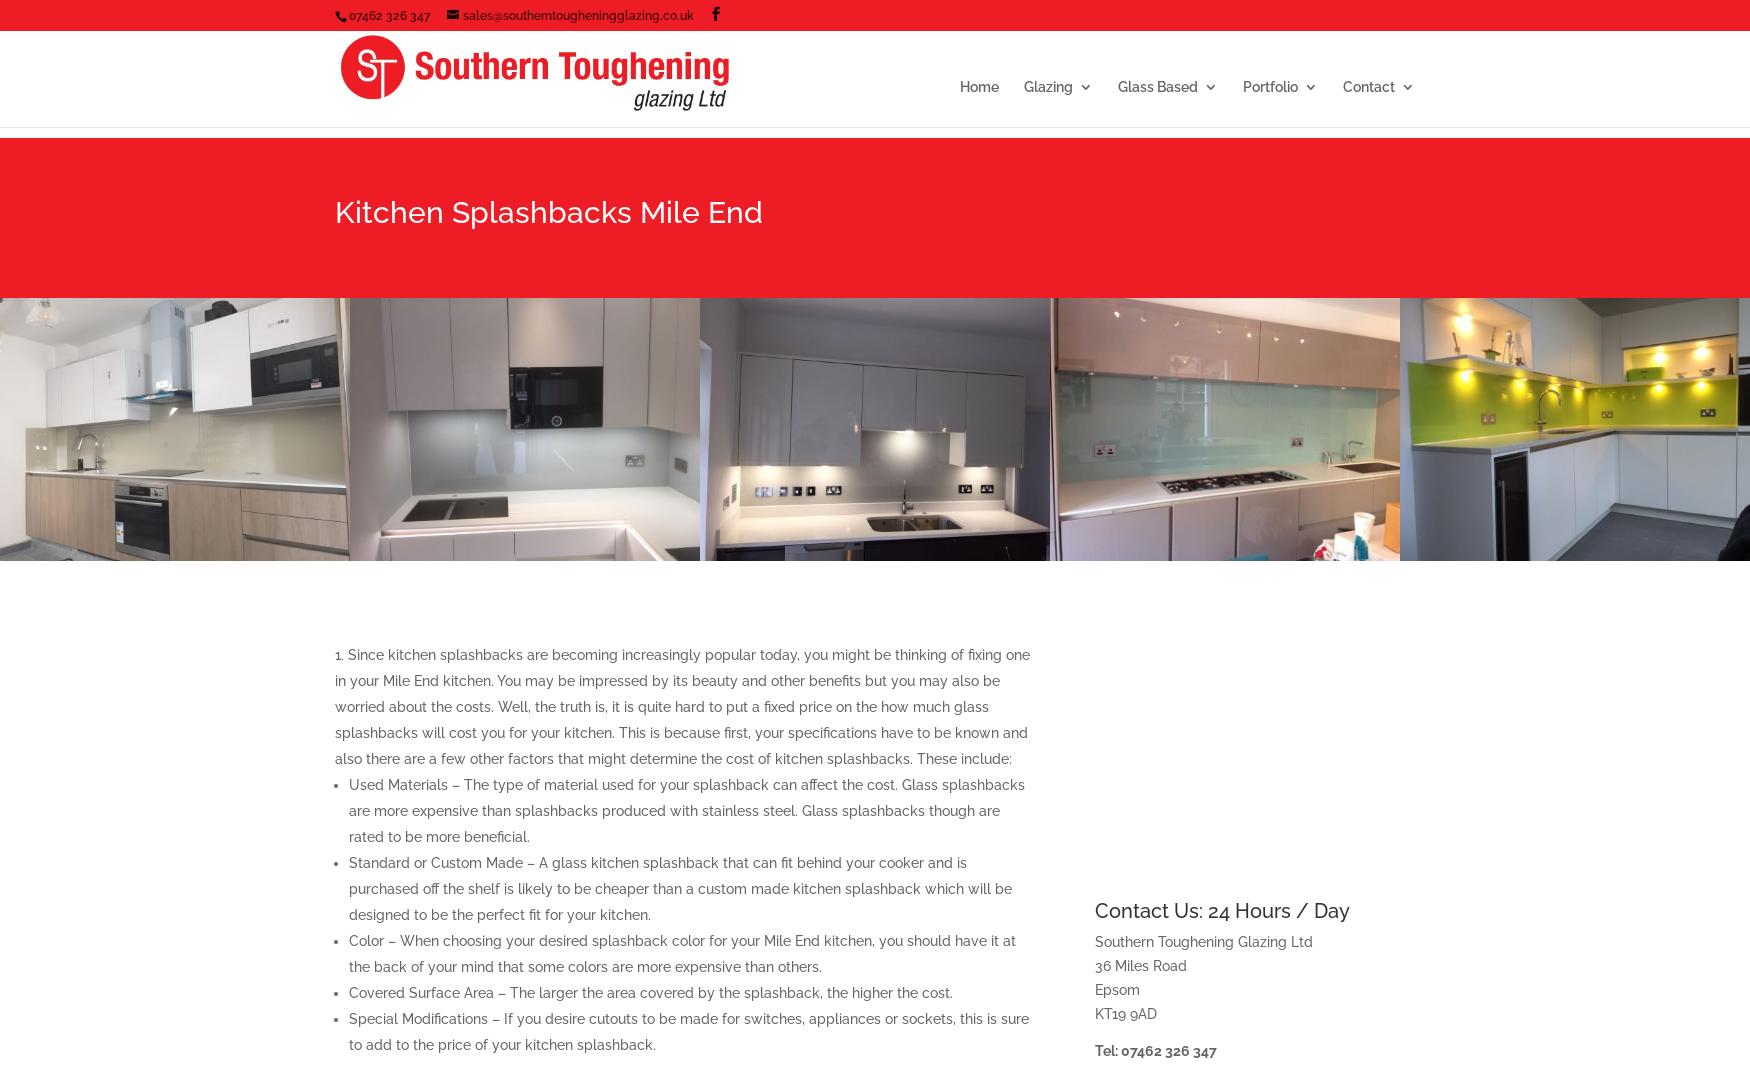 The image size is (1750, 1073). I want to click on 'Mirrors', so click(1179, 222).